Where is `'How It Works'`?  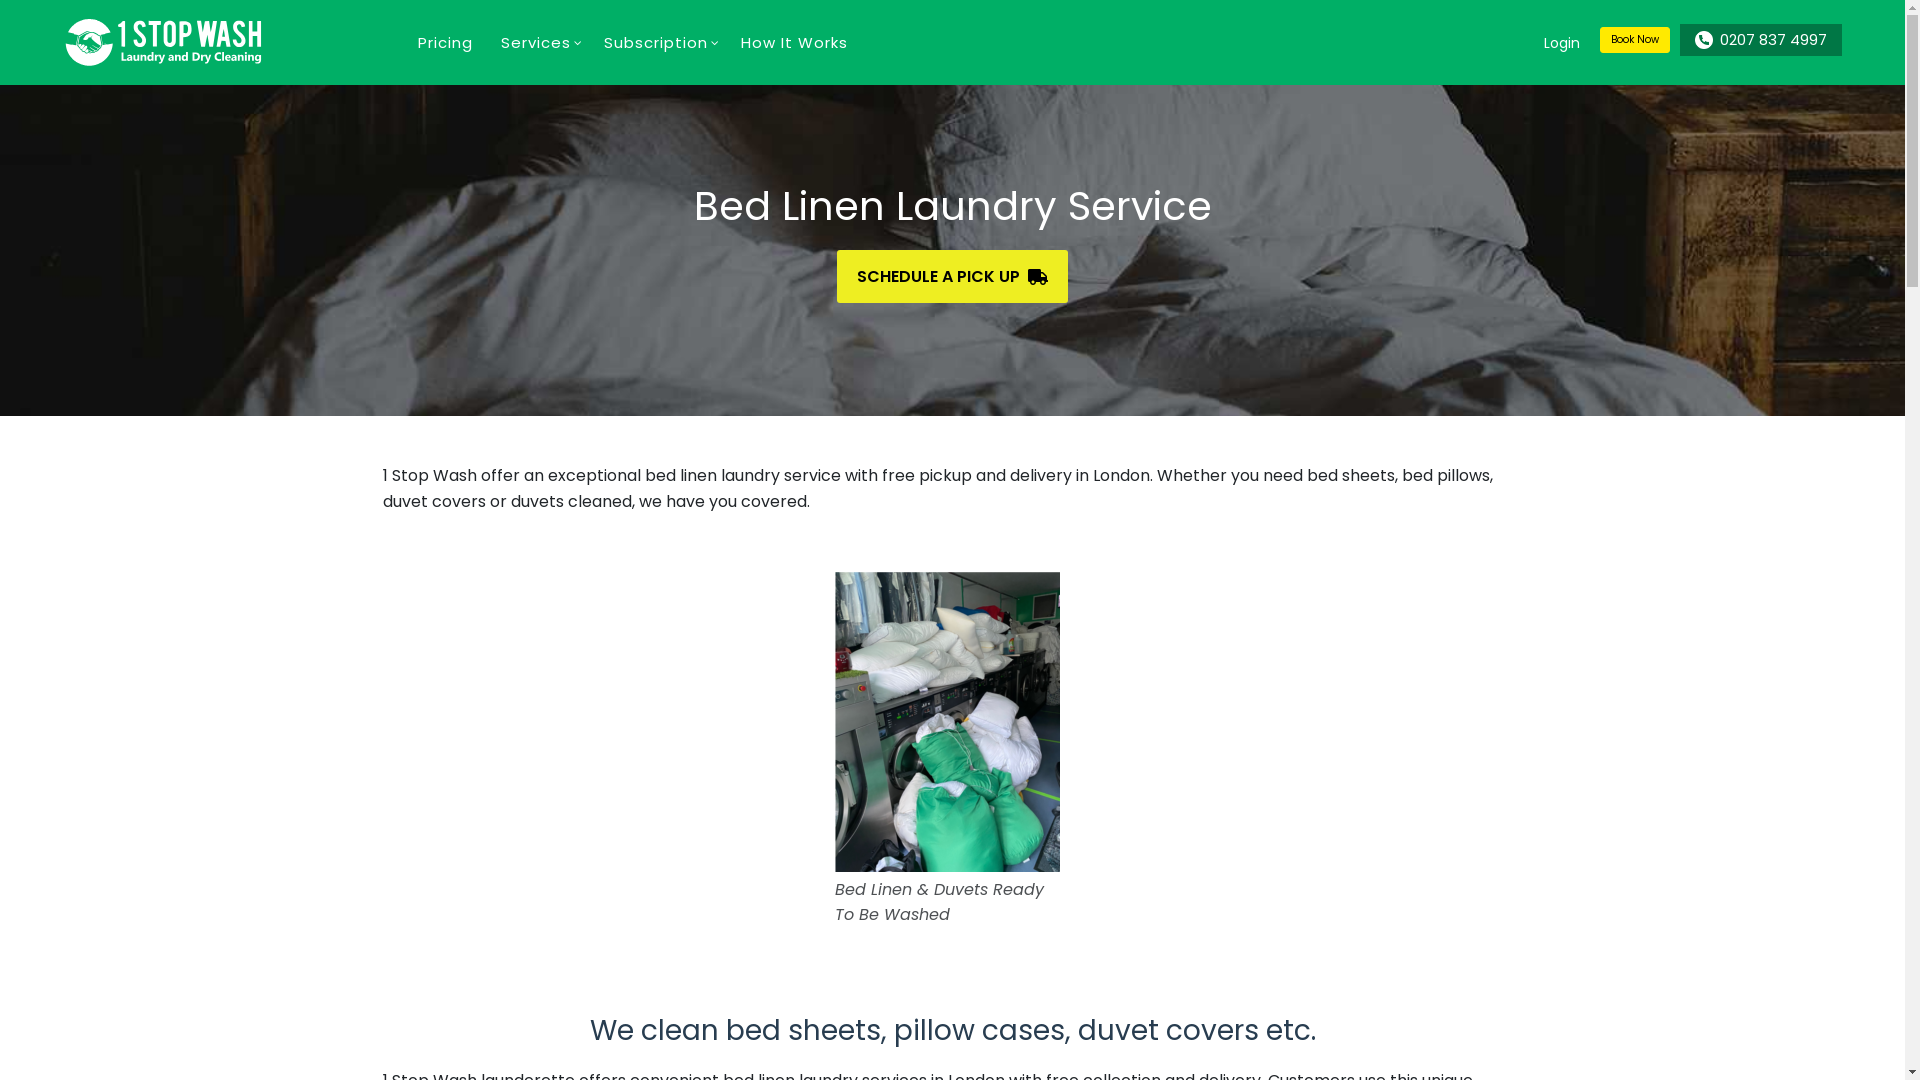
'How It Works' is located at coordinates (727, 42).